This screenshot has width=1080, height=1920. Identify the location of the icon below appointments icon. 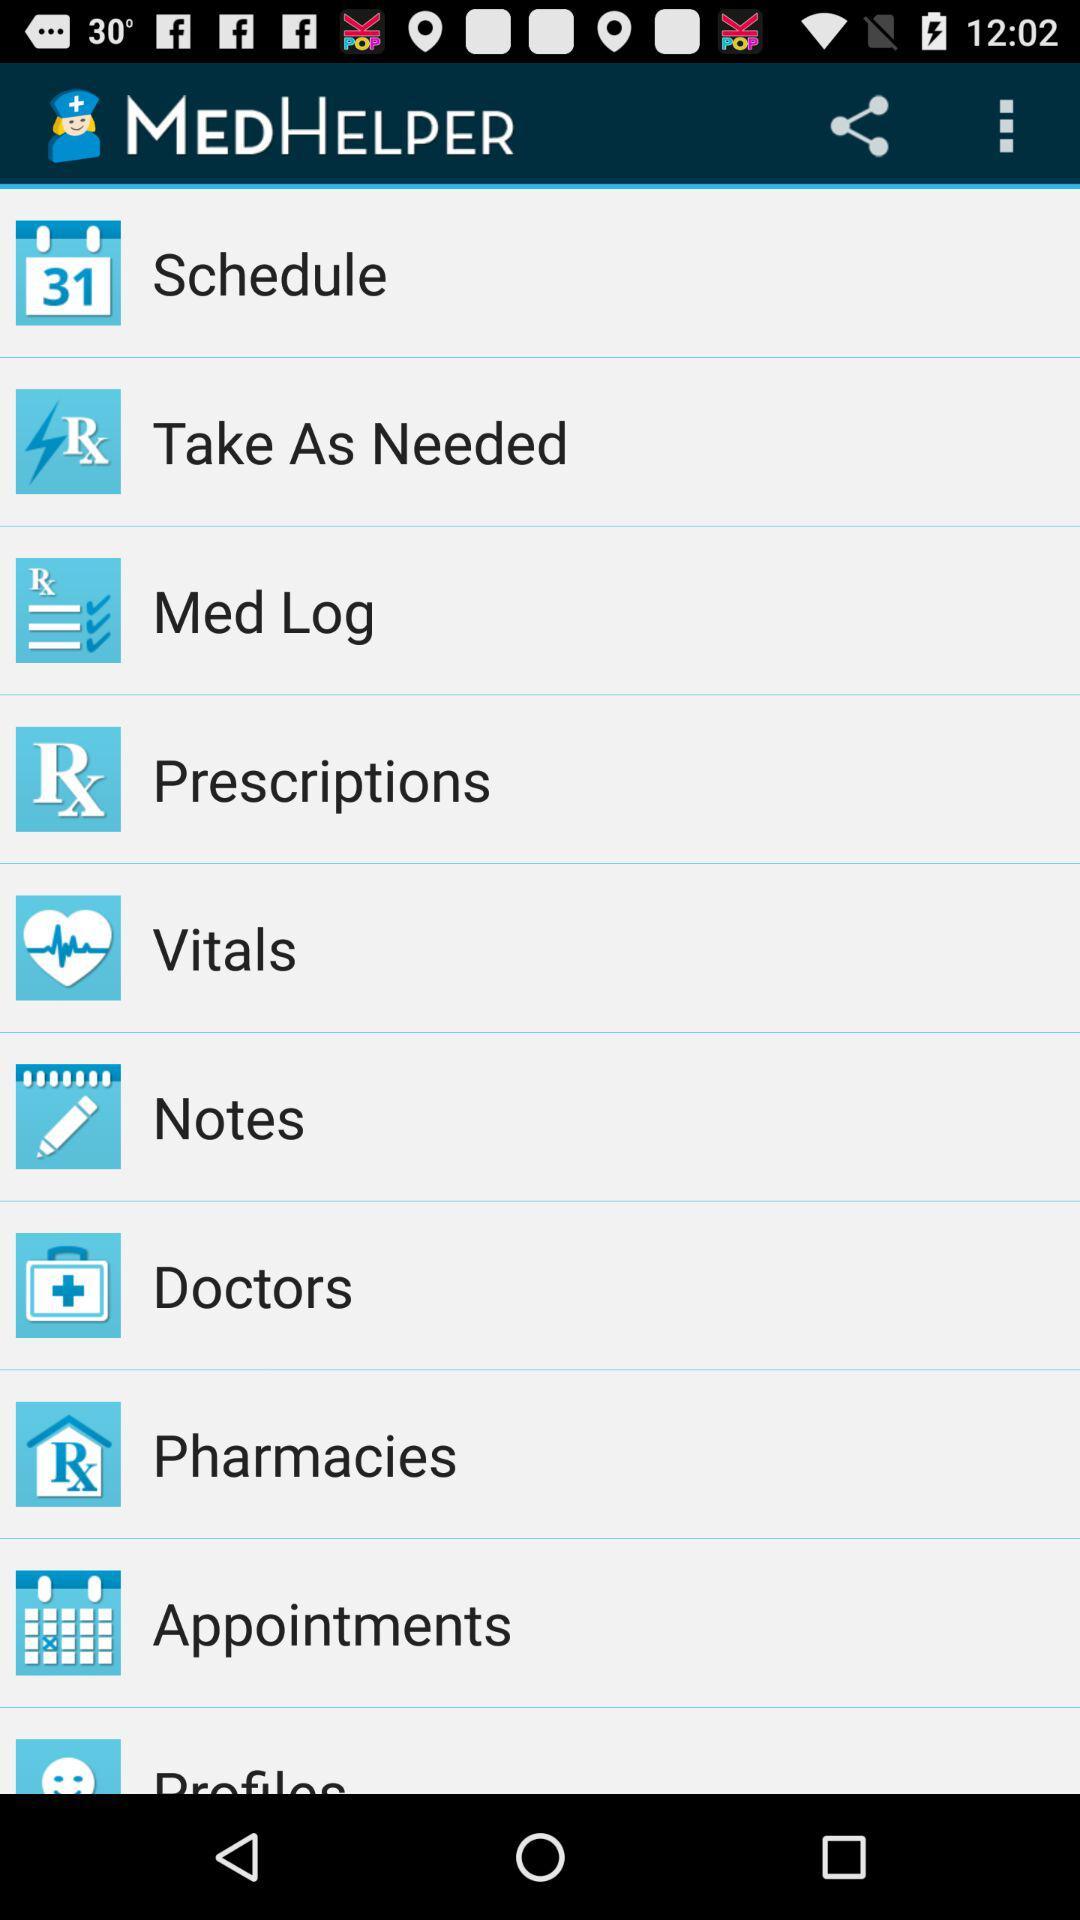
(607, 1749).